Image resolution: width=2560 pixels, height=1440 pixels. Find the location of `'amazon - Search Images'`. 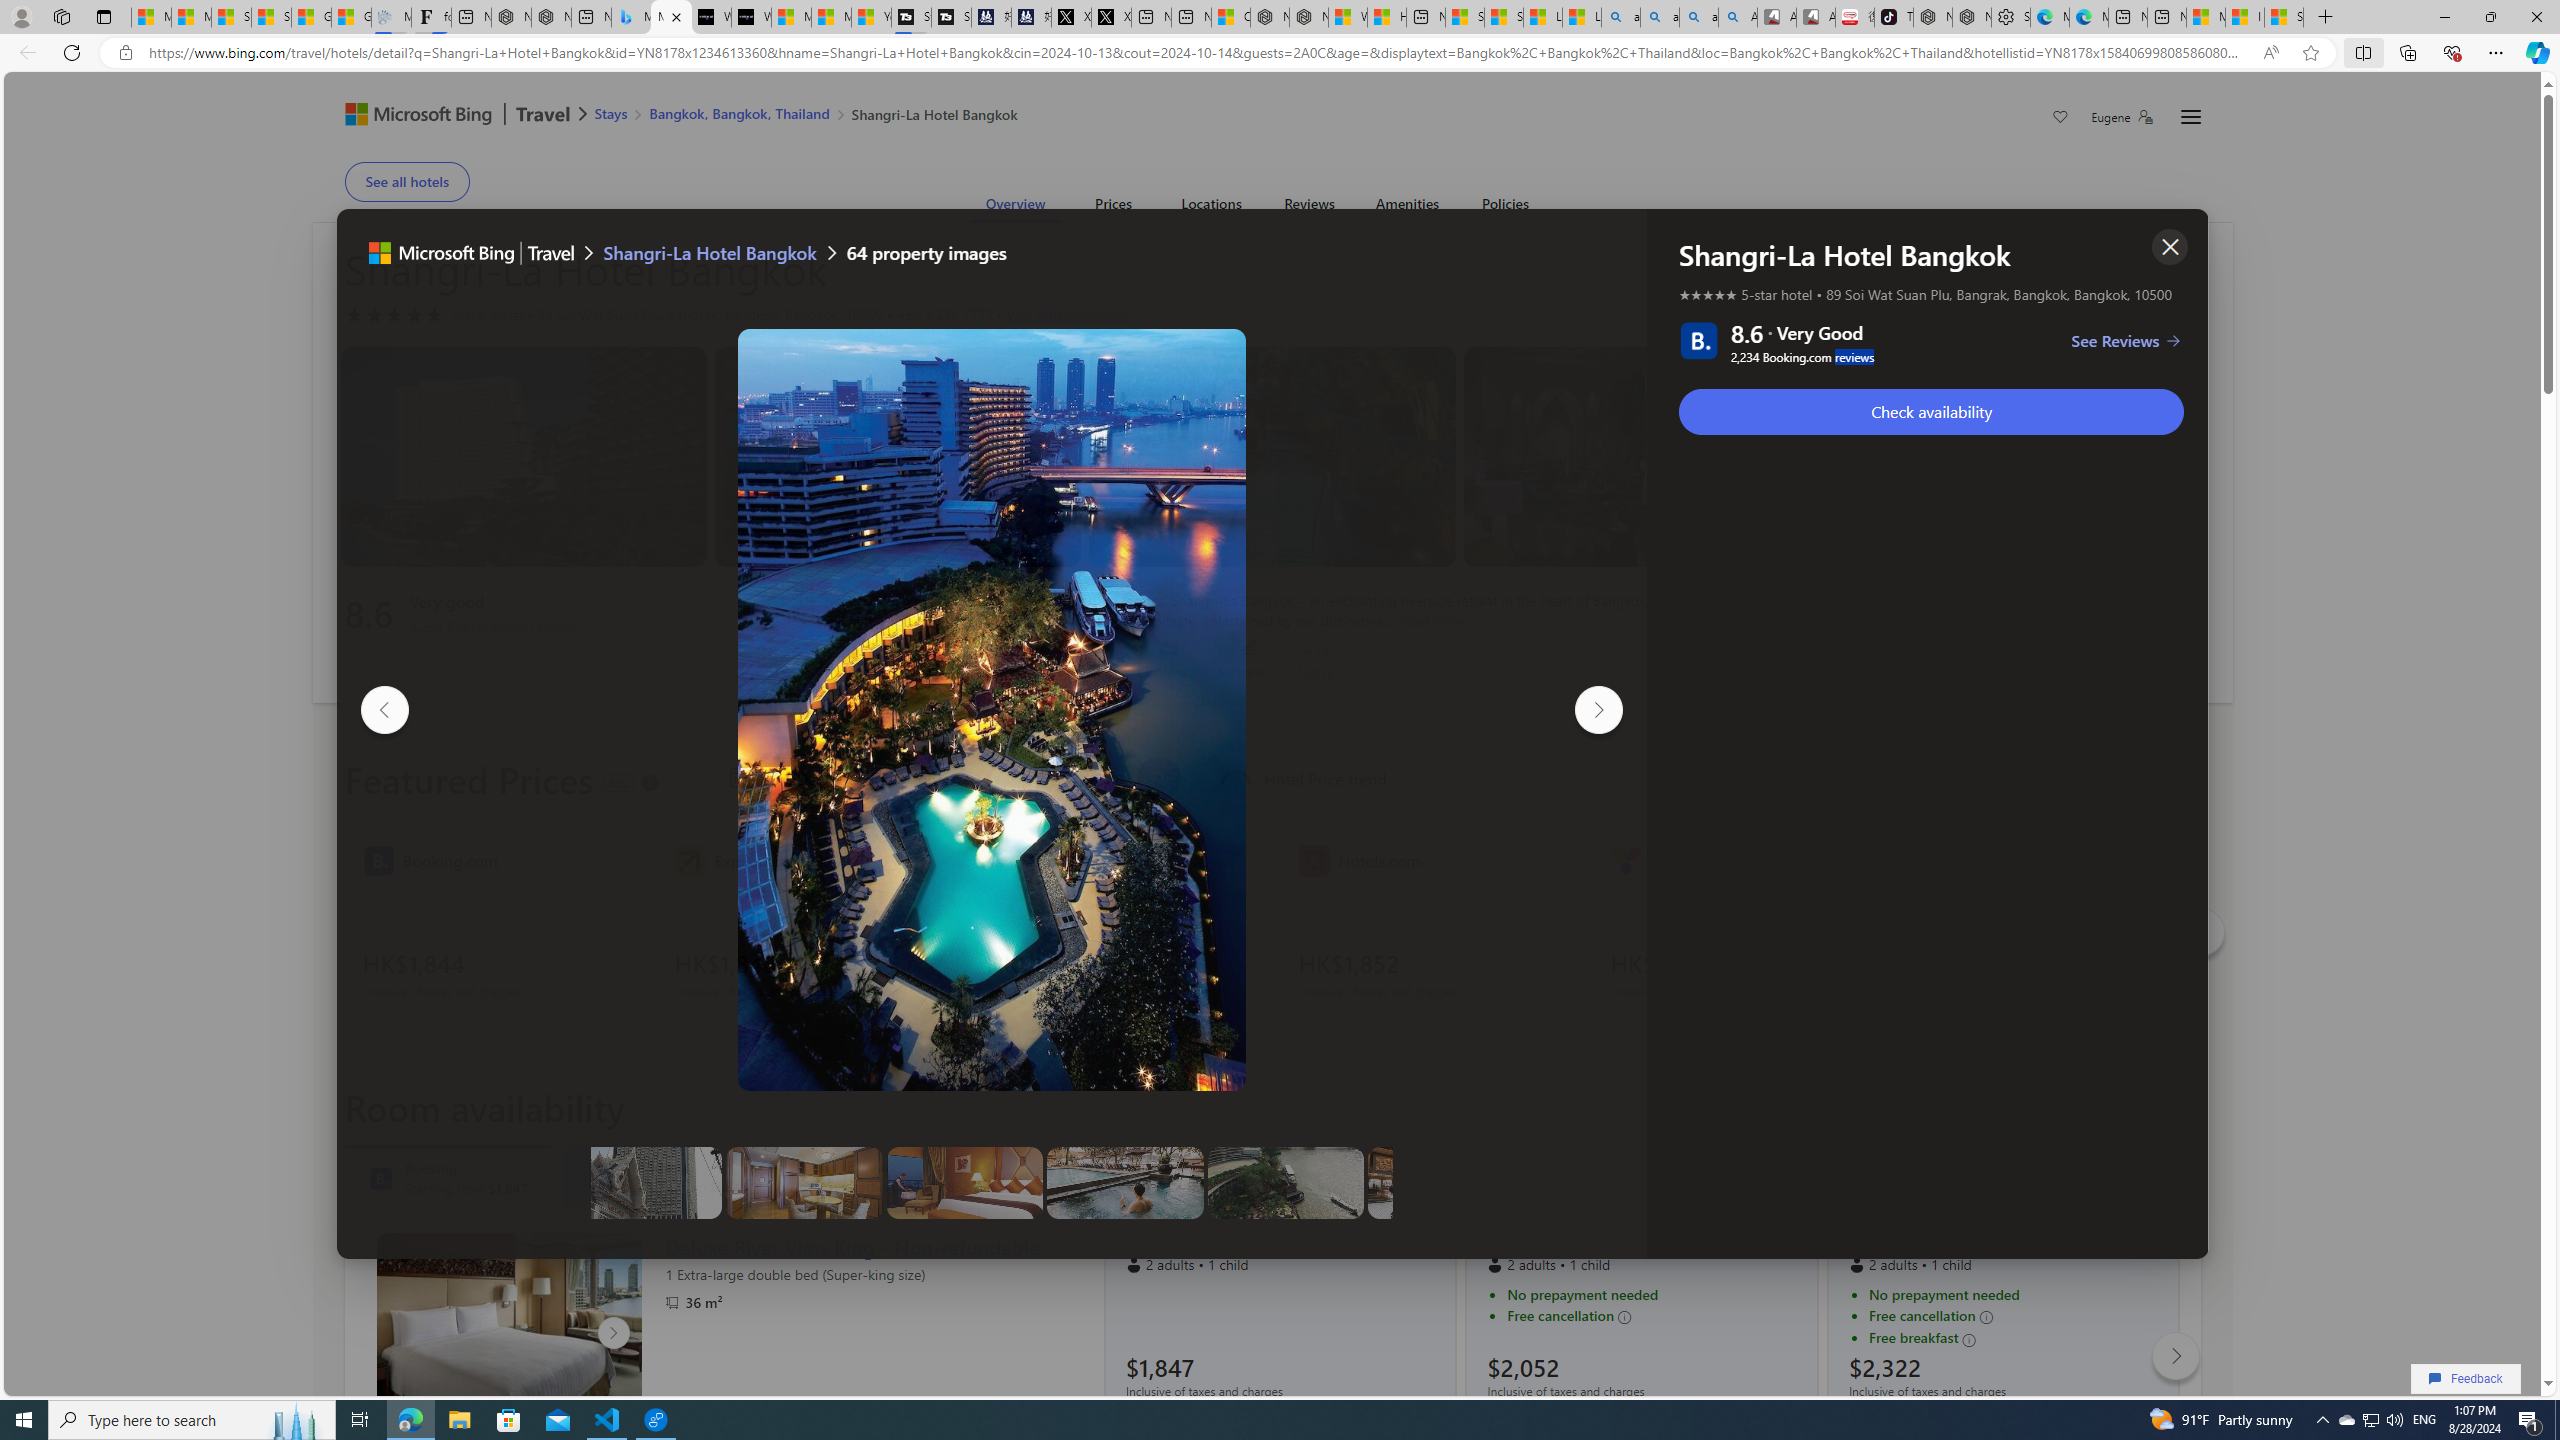

'amazon - Search Images' is located at coordinates (1699, 16).